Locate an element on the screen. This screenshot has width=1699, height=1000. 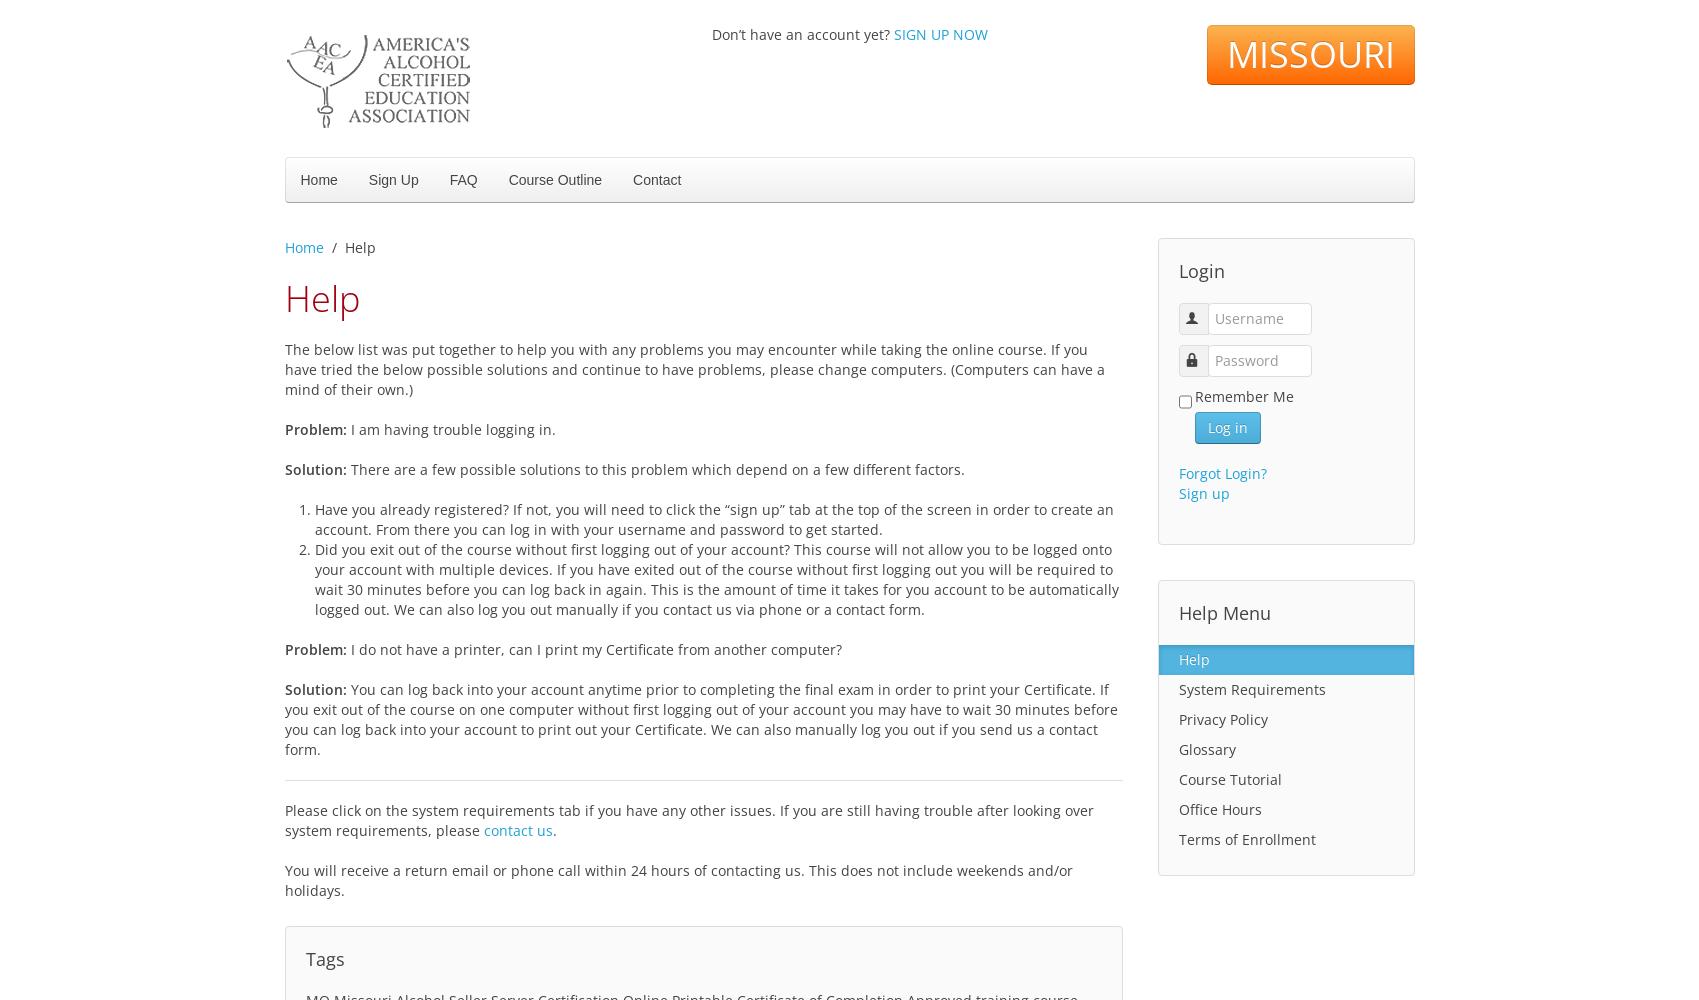
'Help Menu' is located at coordinates (1224, 612).